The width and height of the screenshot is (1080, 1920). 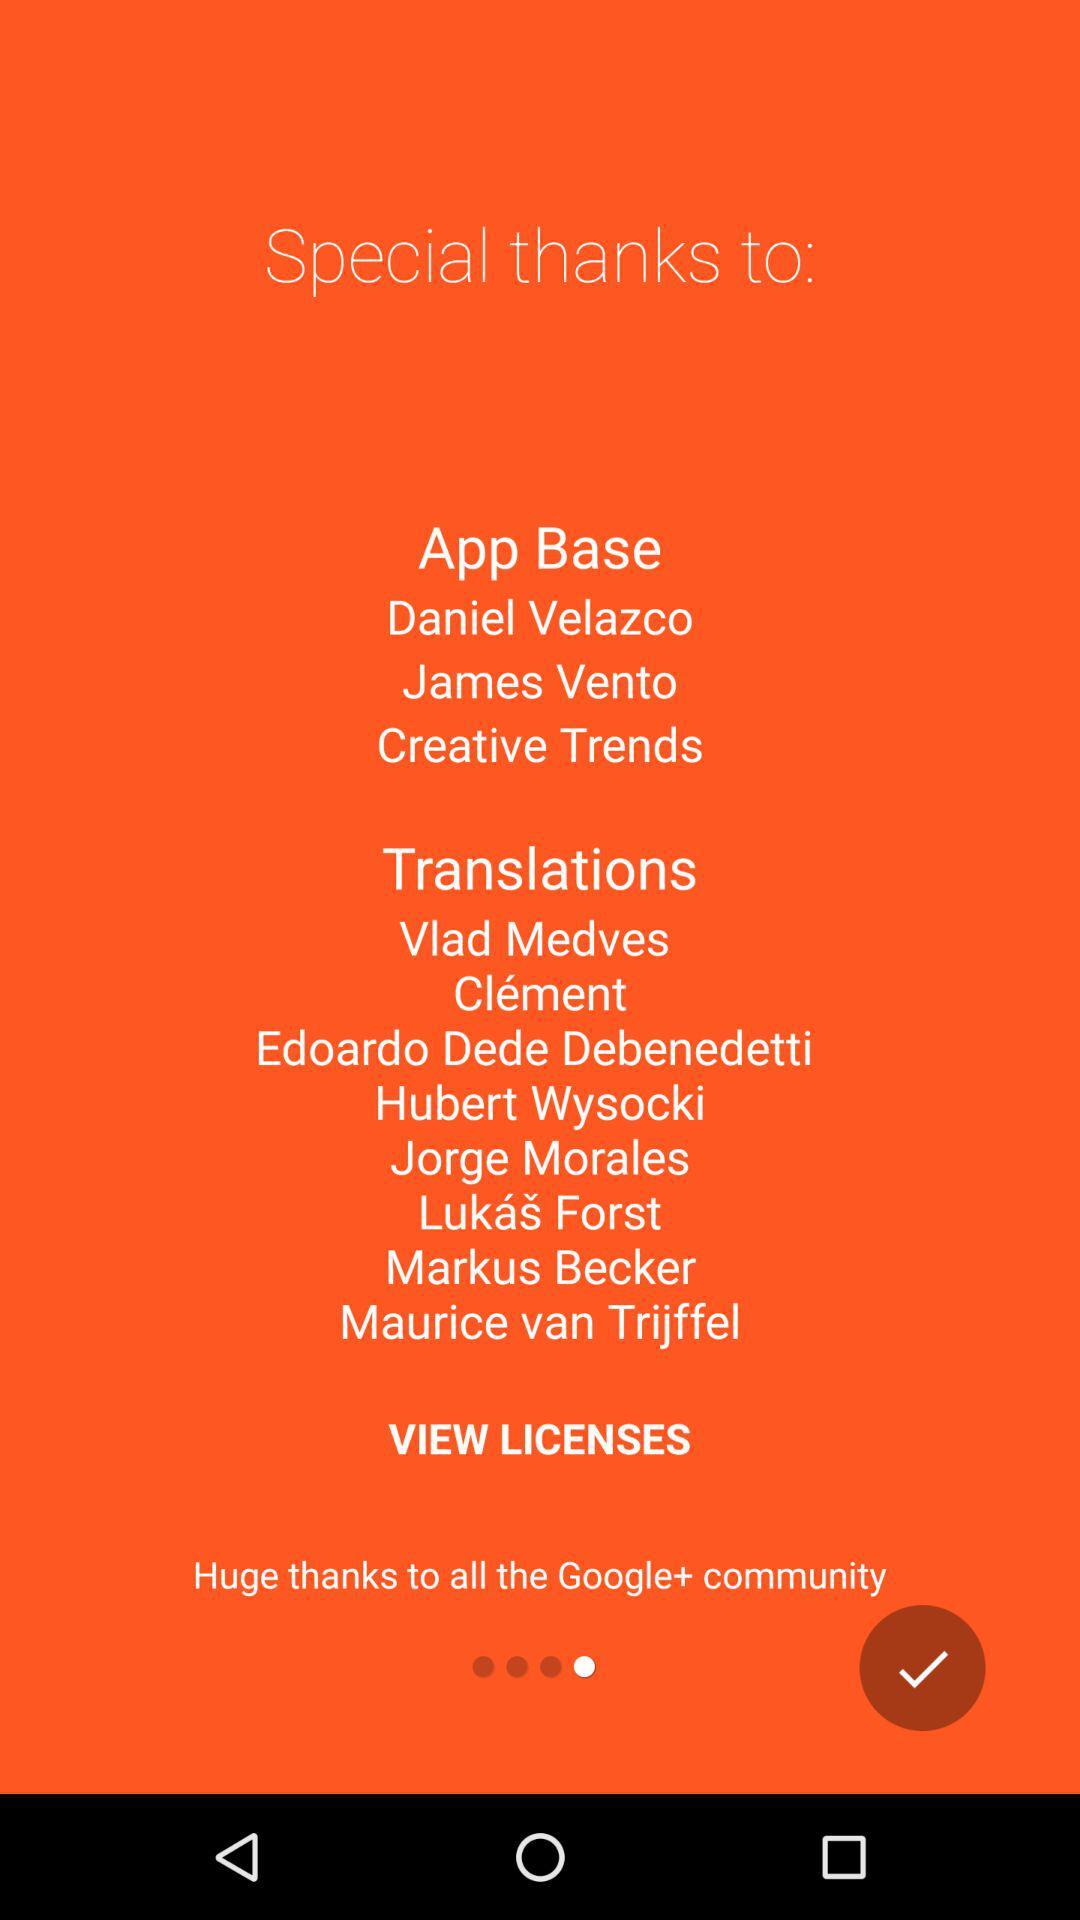 I want to click on all info correct, so click(x=922, y=1667).